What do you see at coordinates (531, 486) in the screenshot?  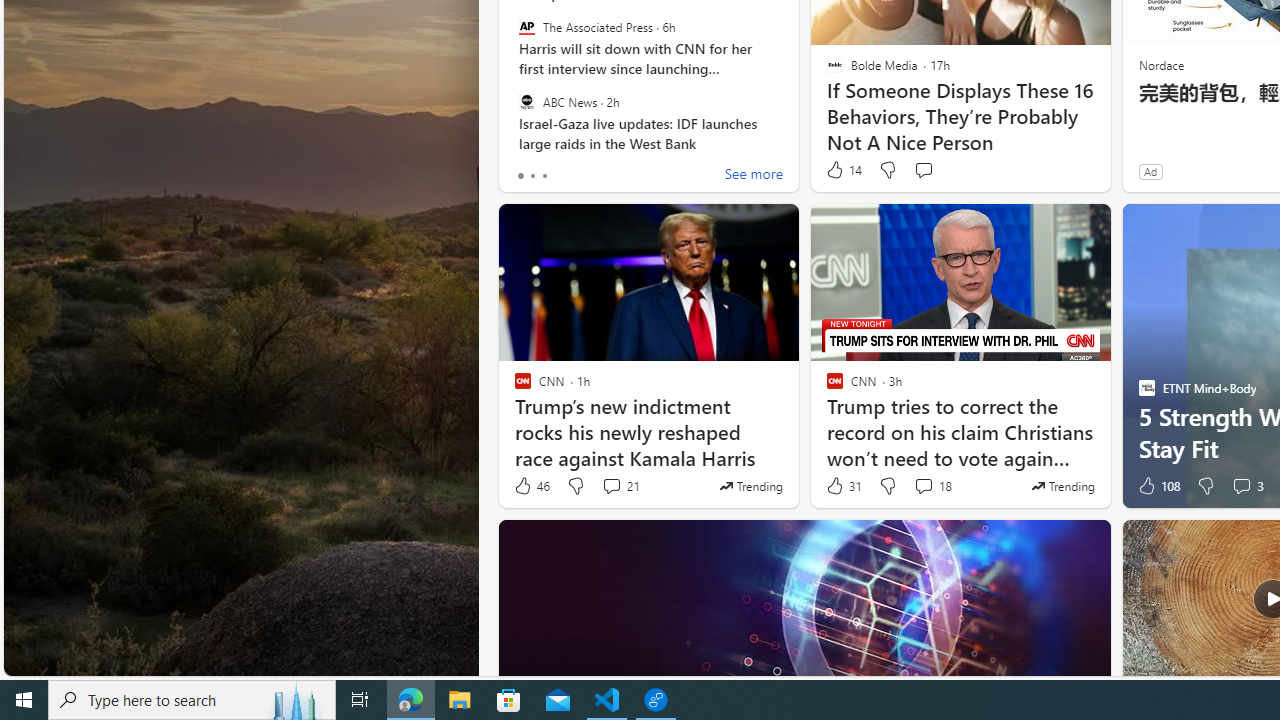 I see `'46 Like'` at bounding box center [531, 486].